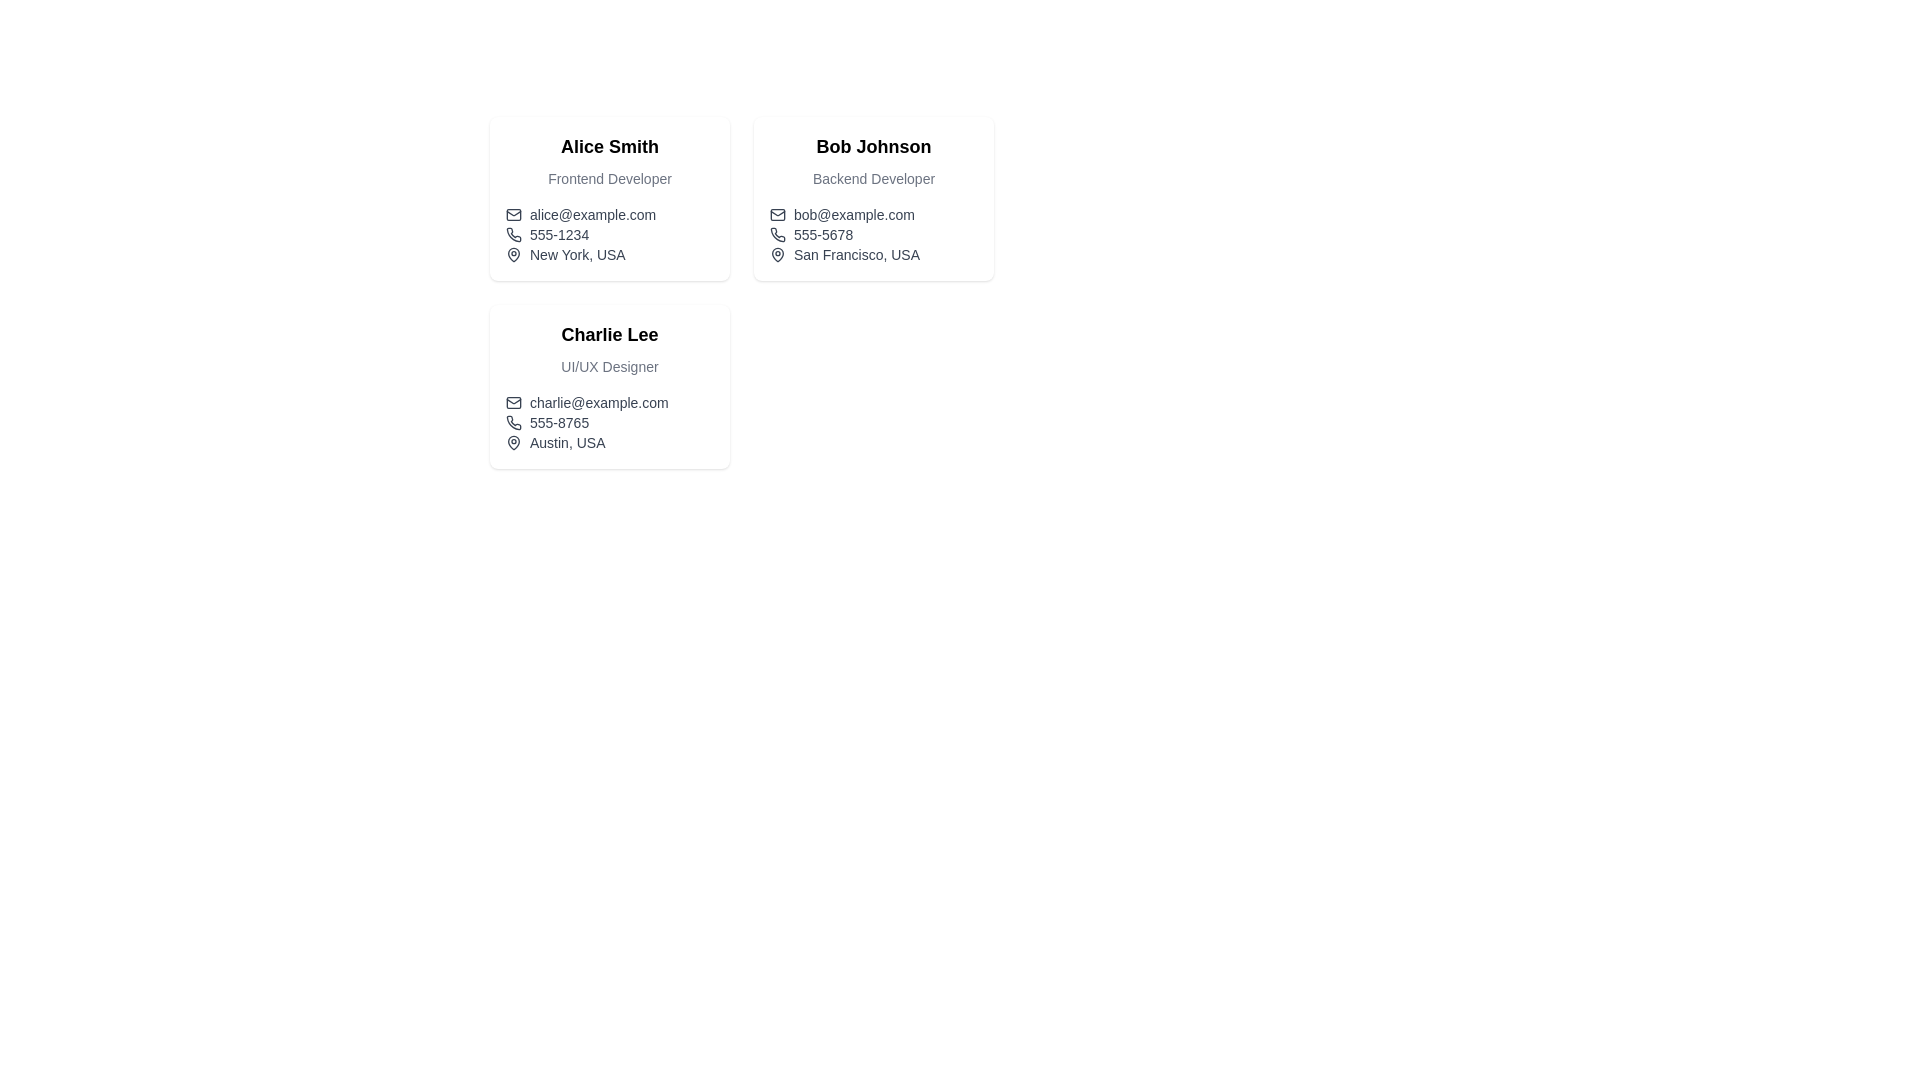 This screenshot has width=1920, height=1080. I want to click on the text label describing the role or job title for 'Bob Johnson', which is positioned below the bold title and above the email address section, so click(873, 177).